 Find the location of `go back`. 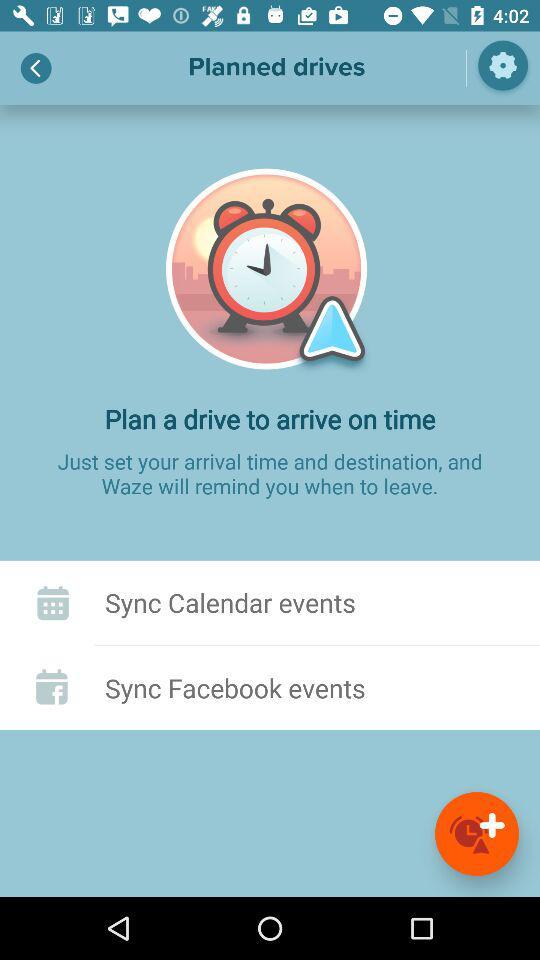

go back is located at coordinates (36, 68).